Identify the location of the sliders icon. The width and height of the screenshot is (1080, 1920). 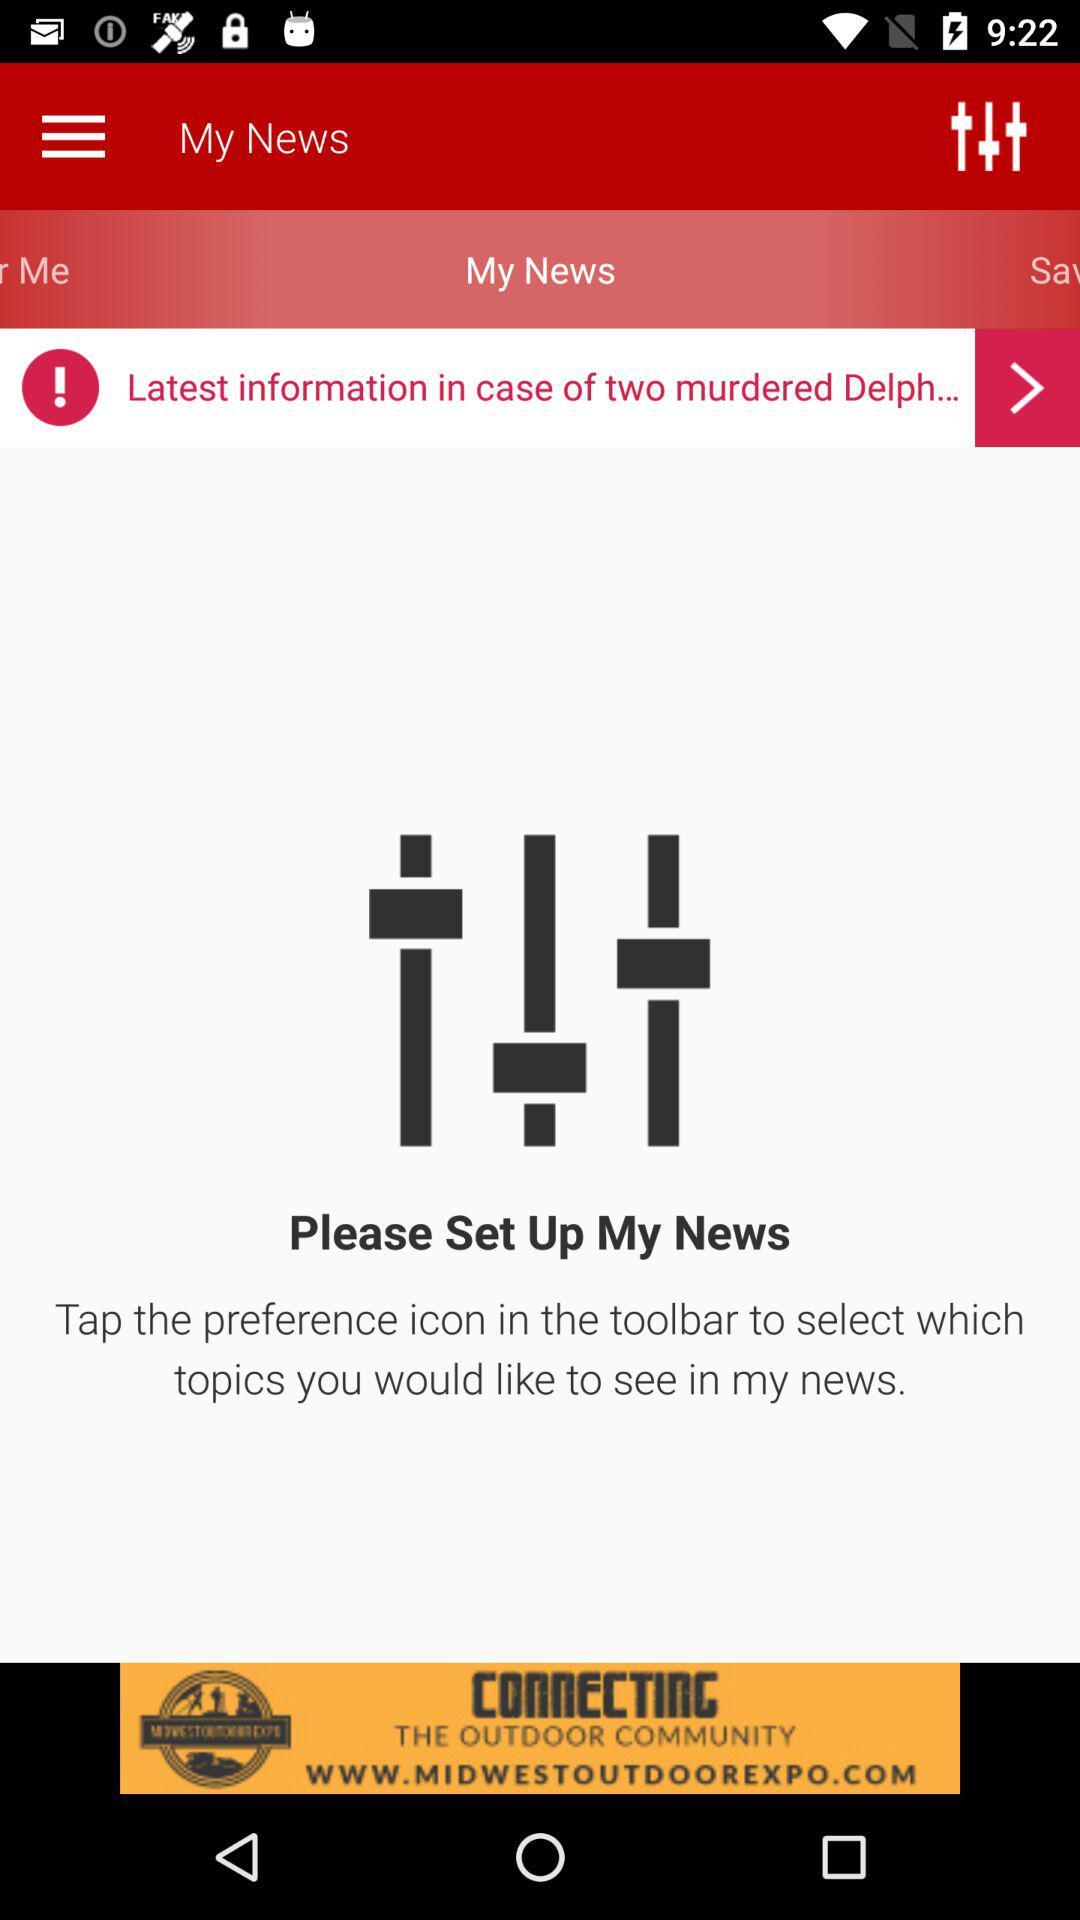
(987, 135).